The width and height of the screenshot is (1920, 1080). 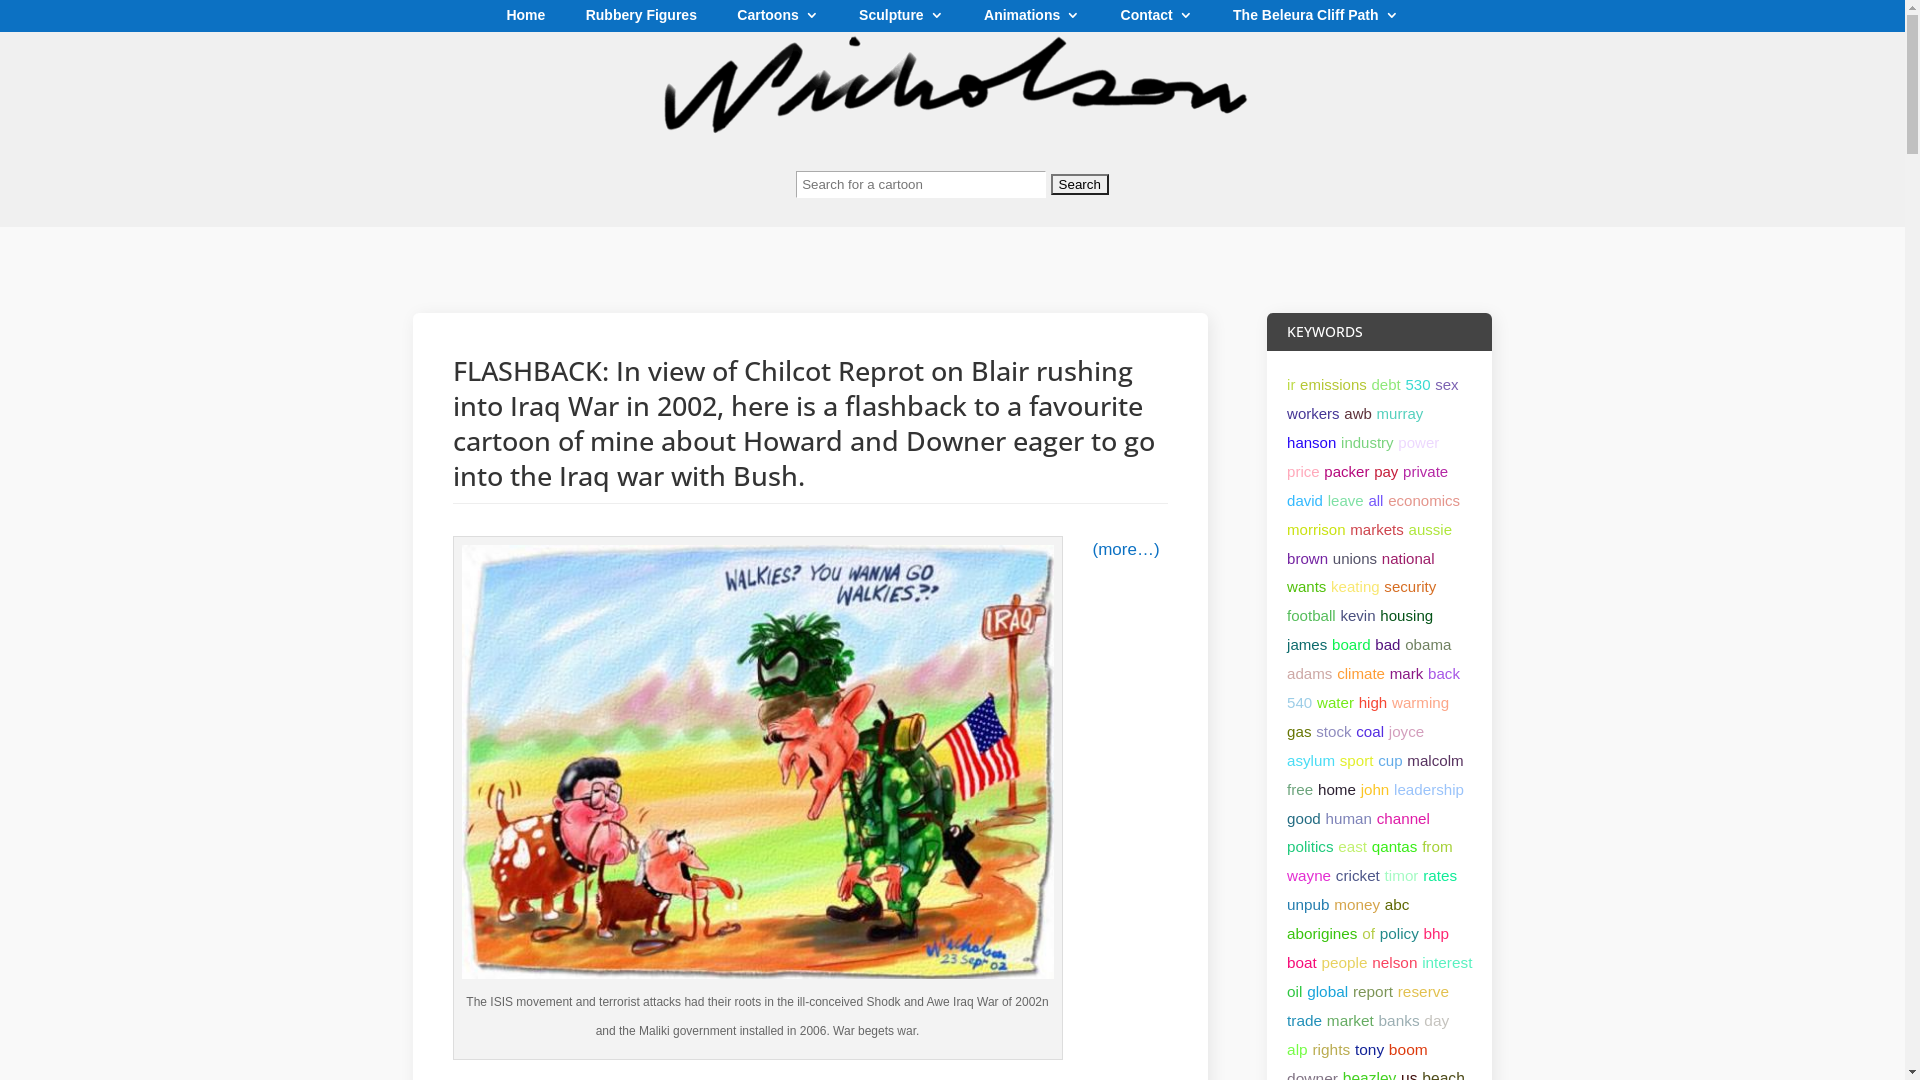 I want to click on 'oil', so click(x=1286, y=991).